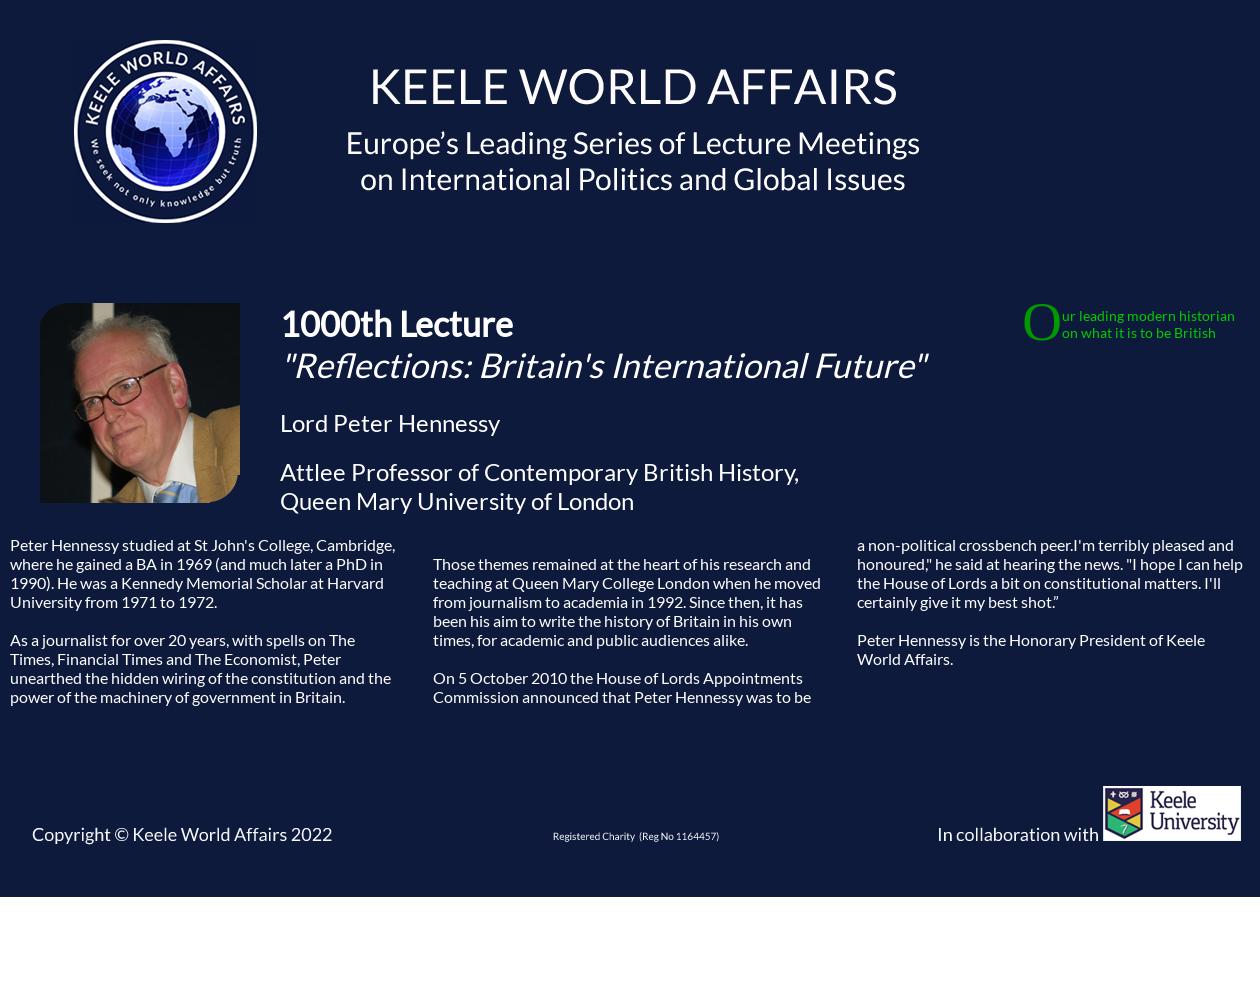 The width and height of the screenshot is (1260, 1000). I want to click on 'Peter Hennessy is the Honorary President of Keele World Affairs.', so click(1030, 648).